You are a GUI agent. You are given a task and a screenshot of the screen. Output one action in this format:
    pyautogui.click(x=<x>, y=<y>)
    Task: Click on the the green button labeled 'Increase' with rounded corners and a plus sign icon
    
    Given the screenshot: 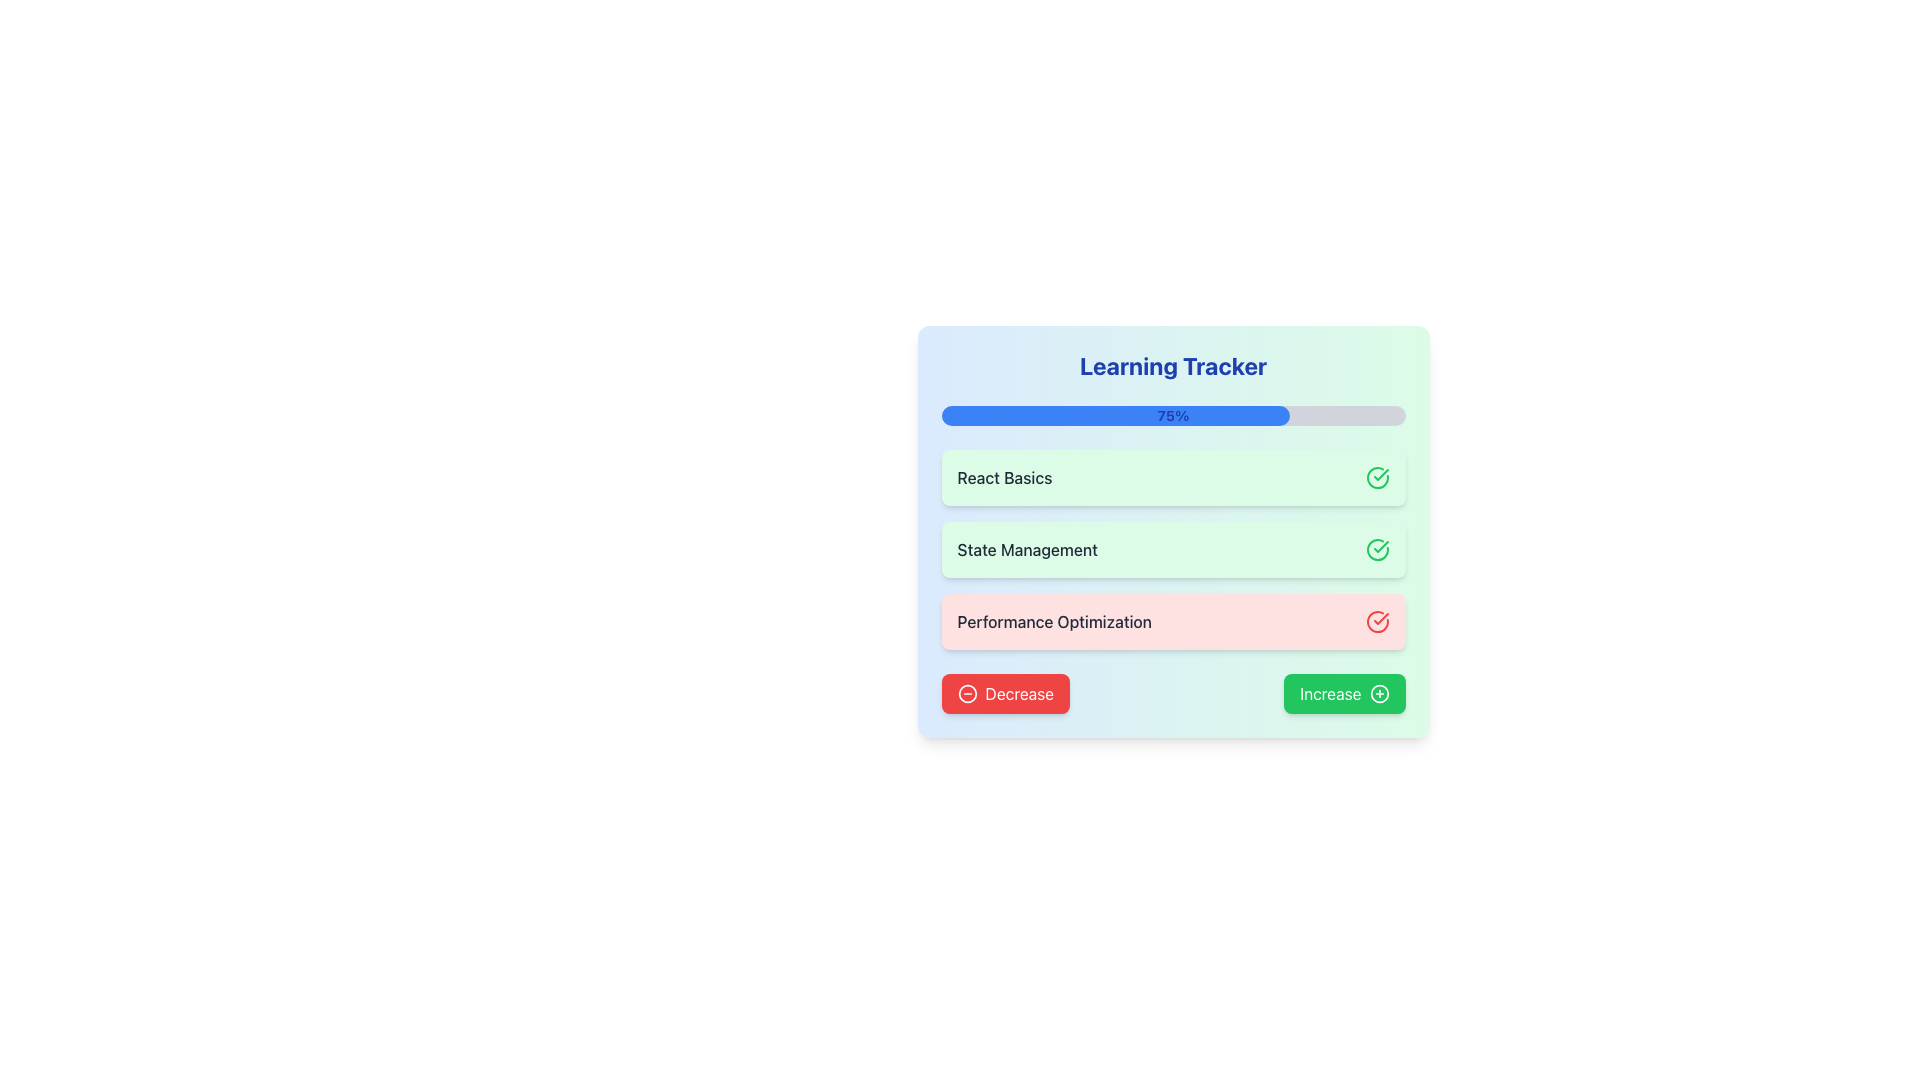 What is the action you would take?
    pyautogui.click(x=1344, y=693)
    